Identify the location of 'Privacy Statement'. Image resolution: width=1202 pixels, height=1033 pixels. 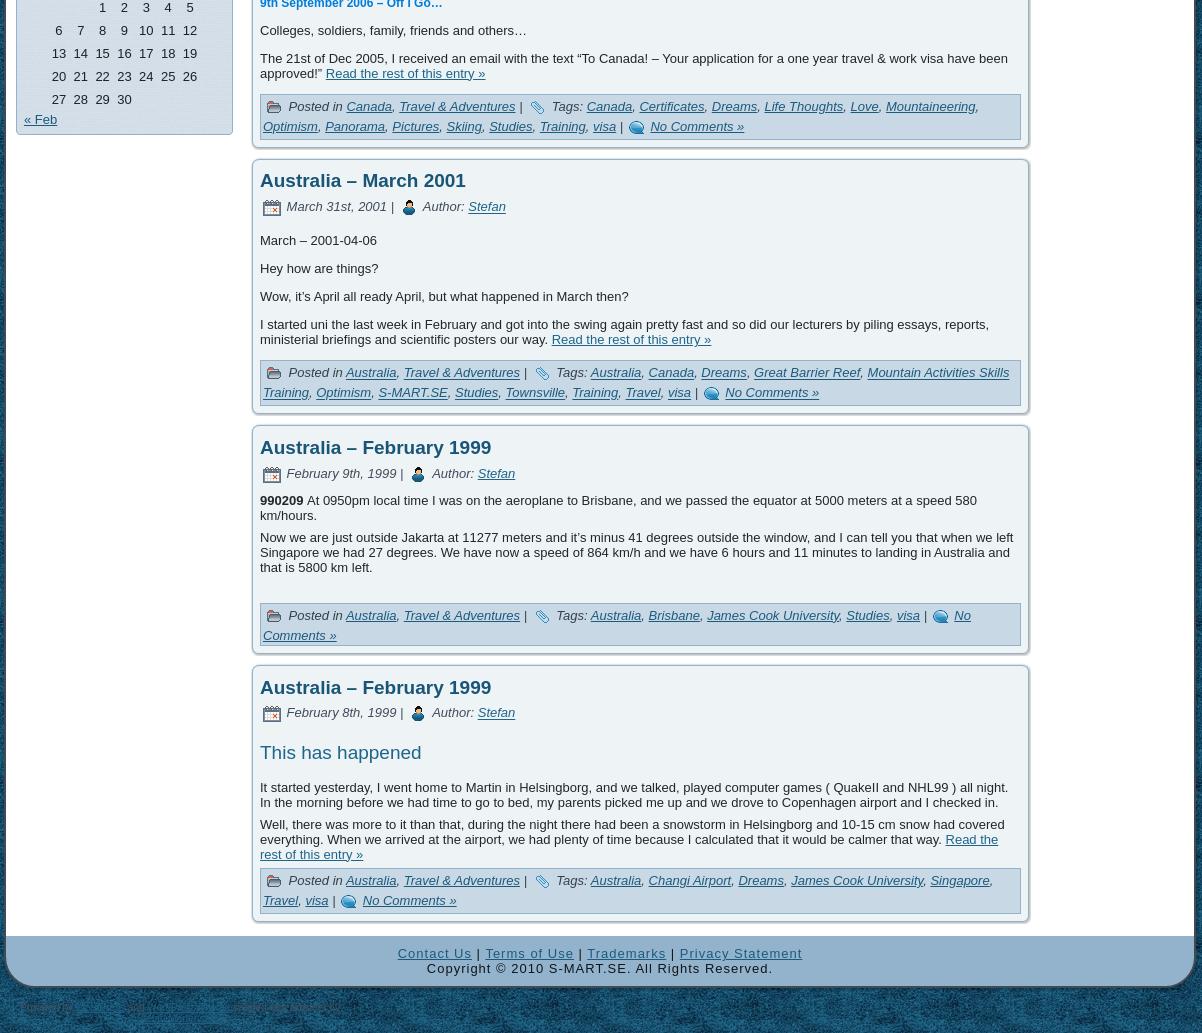
(740, 952).